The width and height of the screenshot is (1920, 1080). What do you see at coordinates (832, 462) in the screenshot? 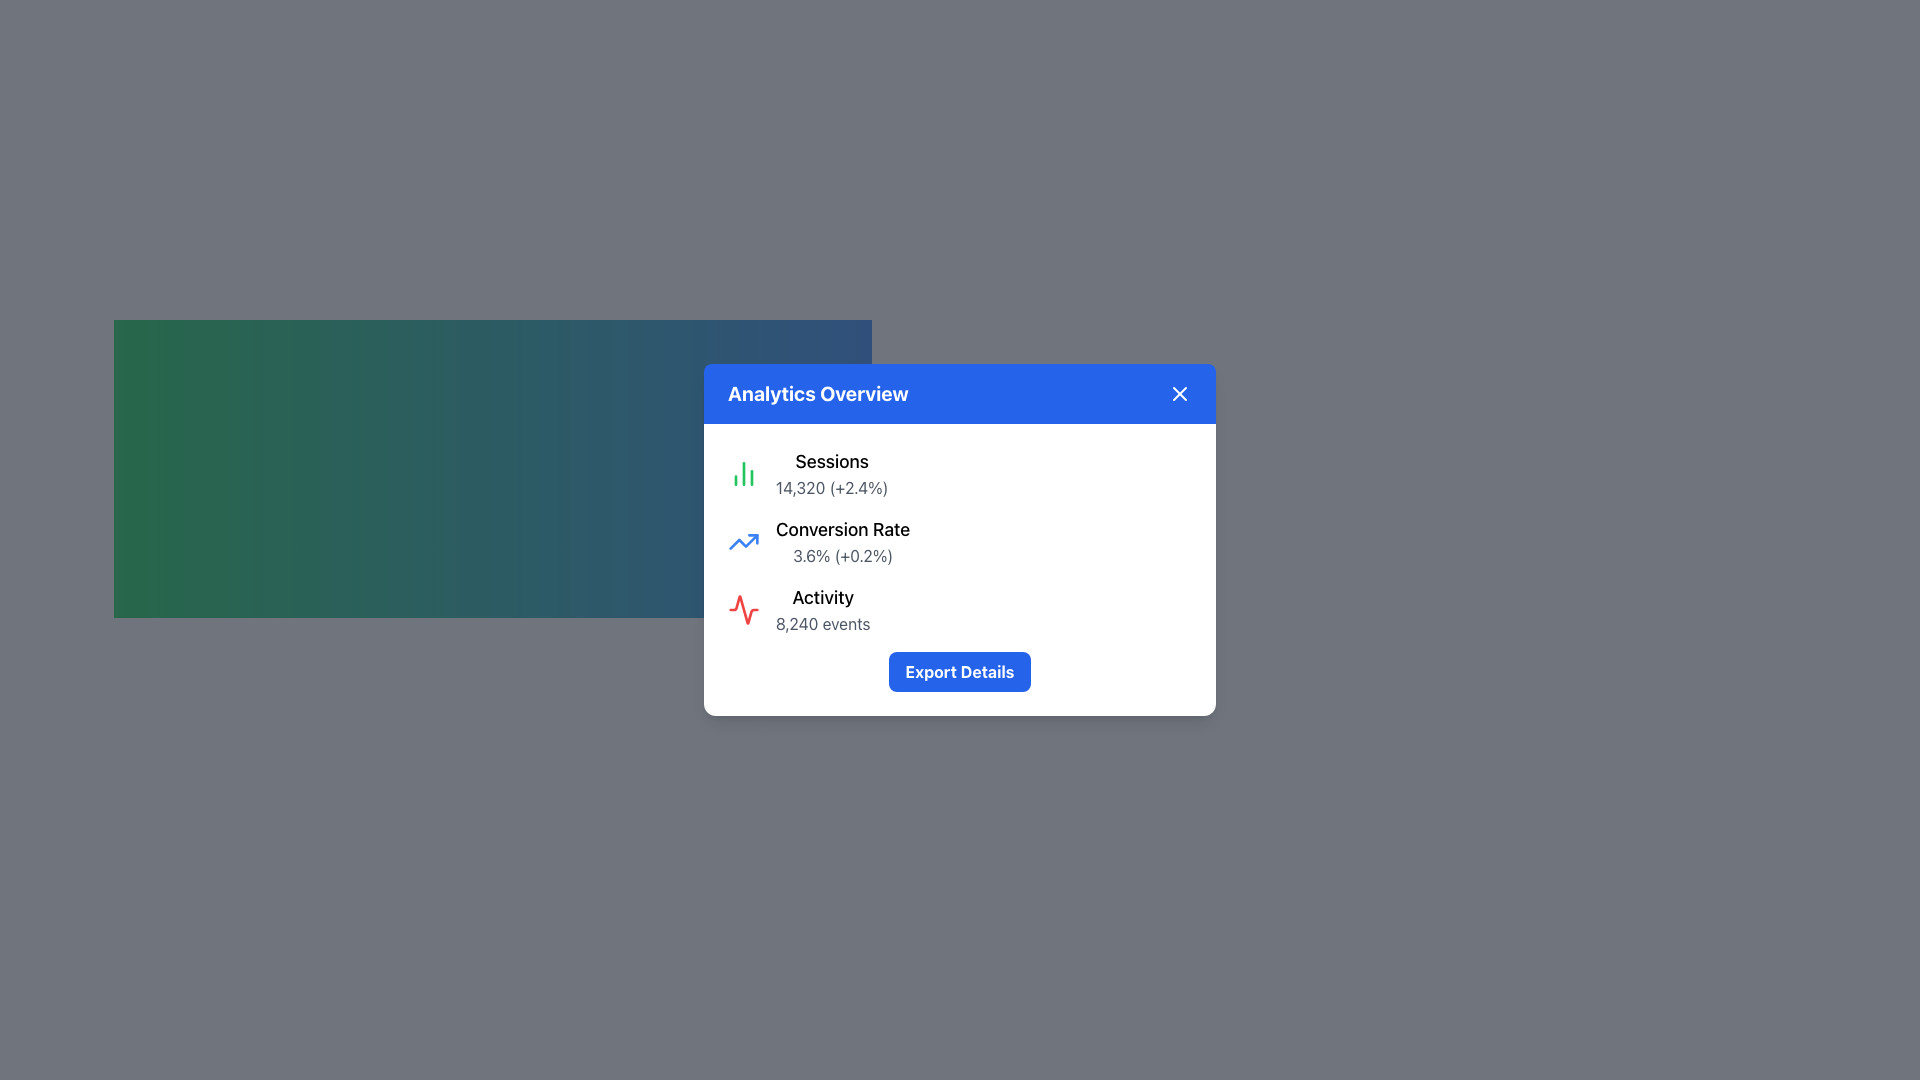
I see `the Text Label that functions as a header for session-related statistics, located at the top-left of the 'Analytics Overview' card` at bounding box center [832, 462].